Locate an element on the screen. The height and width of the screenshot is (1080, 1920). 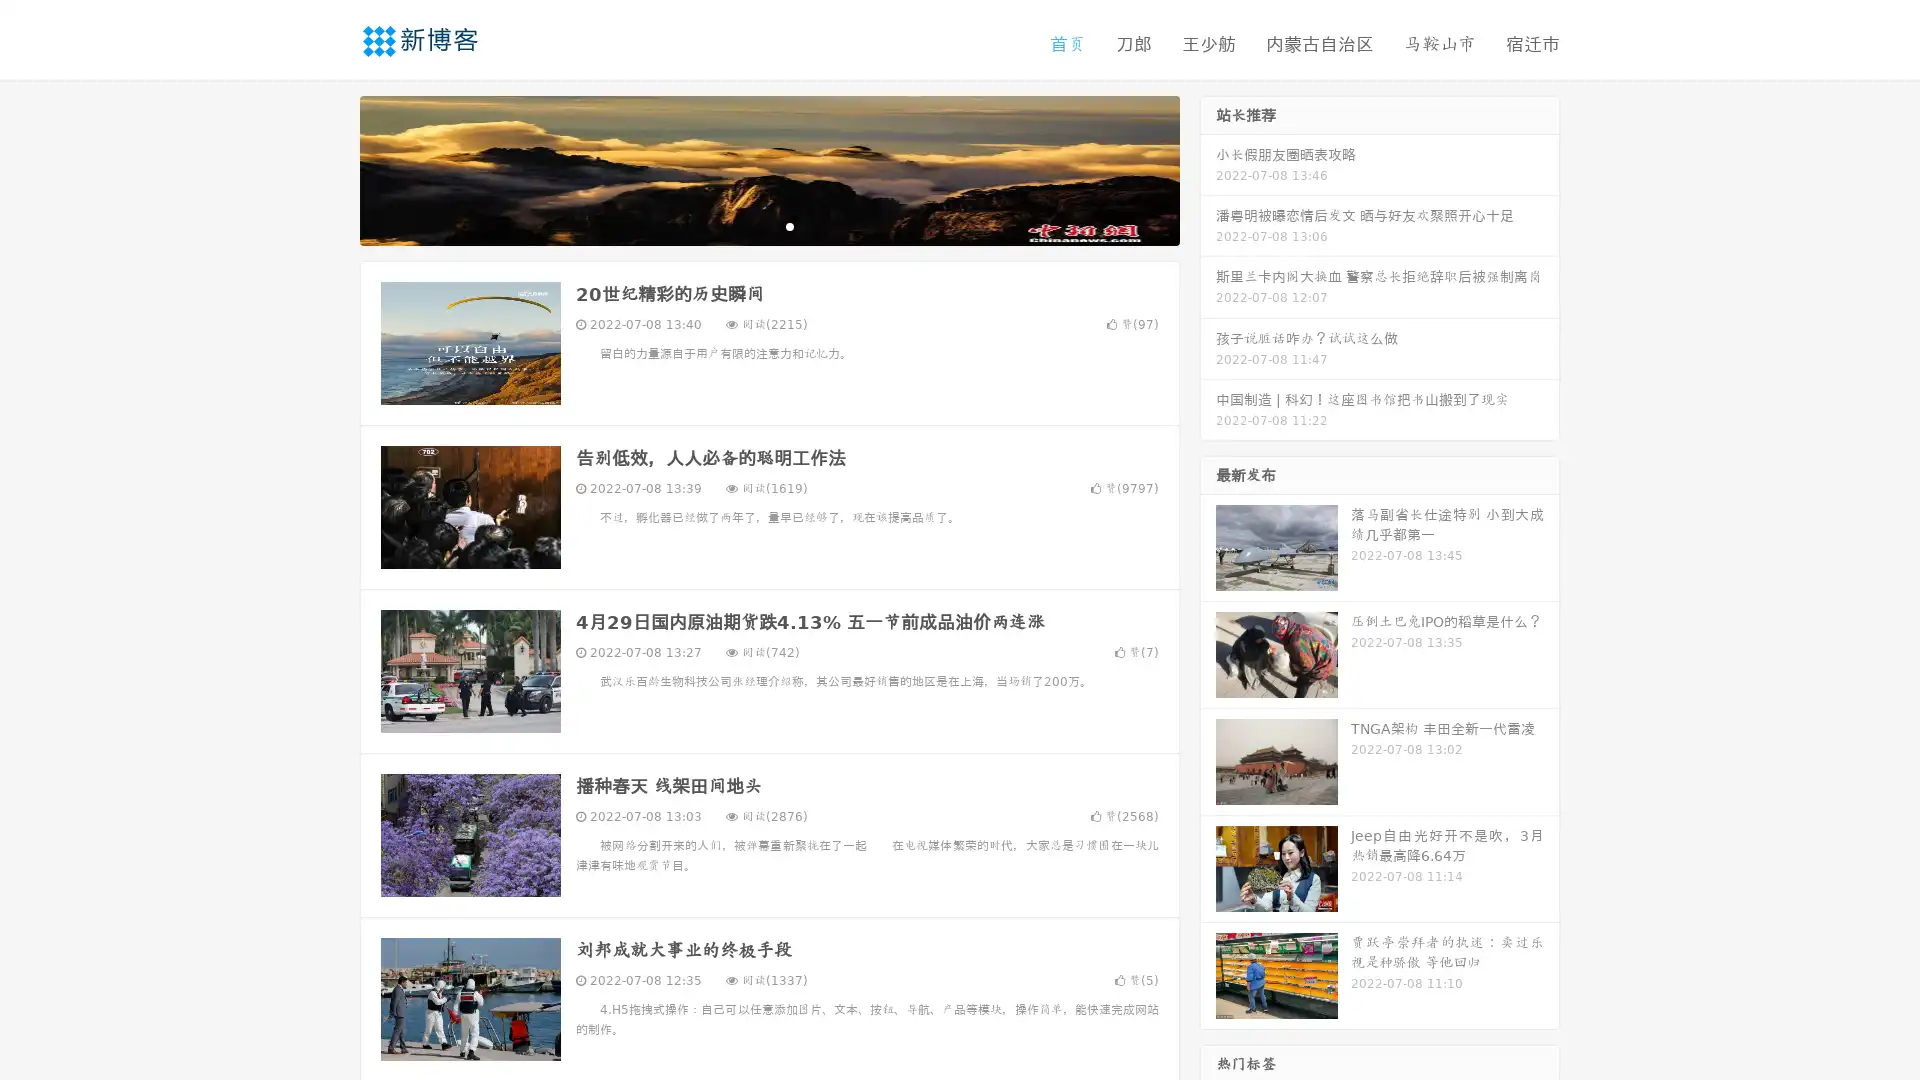
Next slide is located at coordinates (1208, 168).